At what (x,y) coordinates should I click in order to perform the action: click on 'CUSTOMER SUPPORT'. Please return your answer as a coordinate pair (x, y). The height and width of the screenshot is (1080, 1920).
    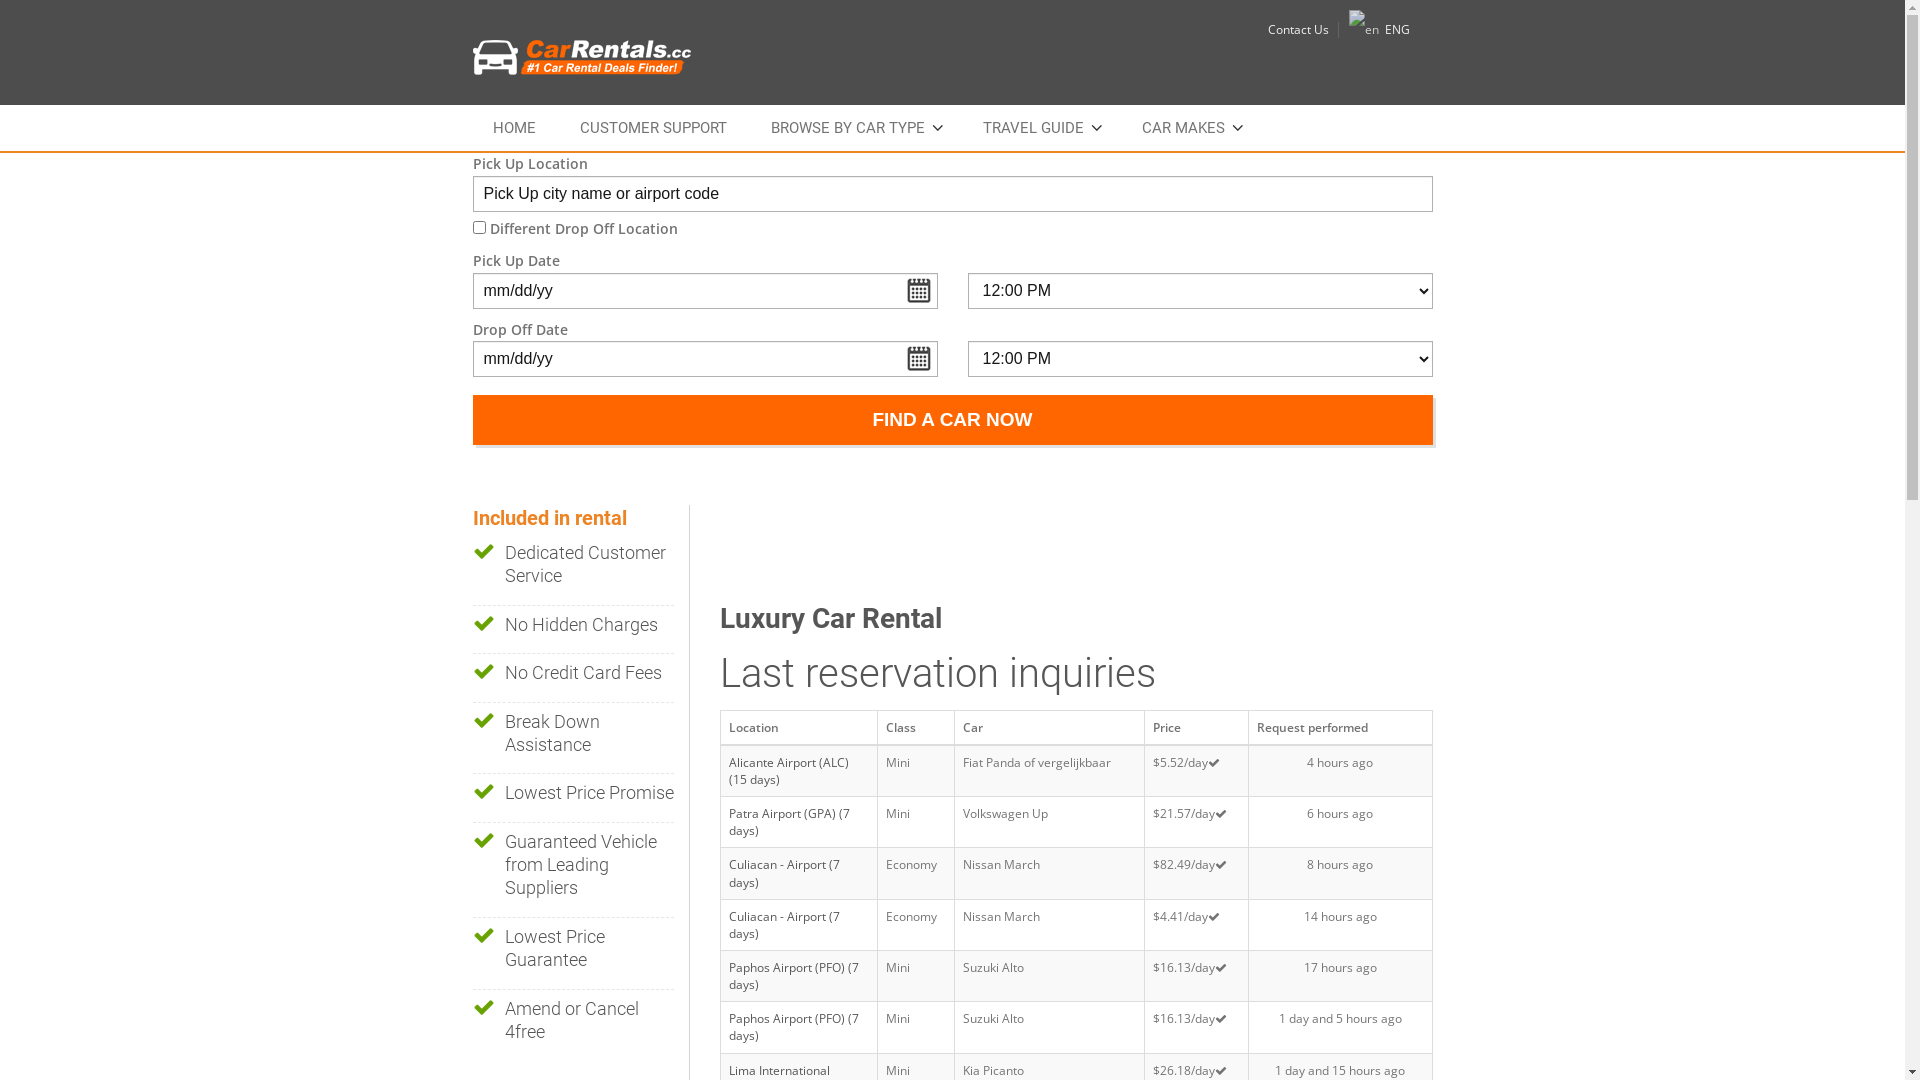
    Looking at the image, I should click on (653, 127).